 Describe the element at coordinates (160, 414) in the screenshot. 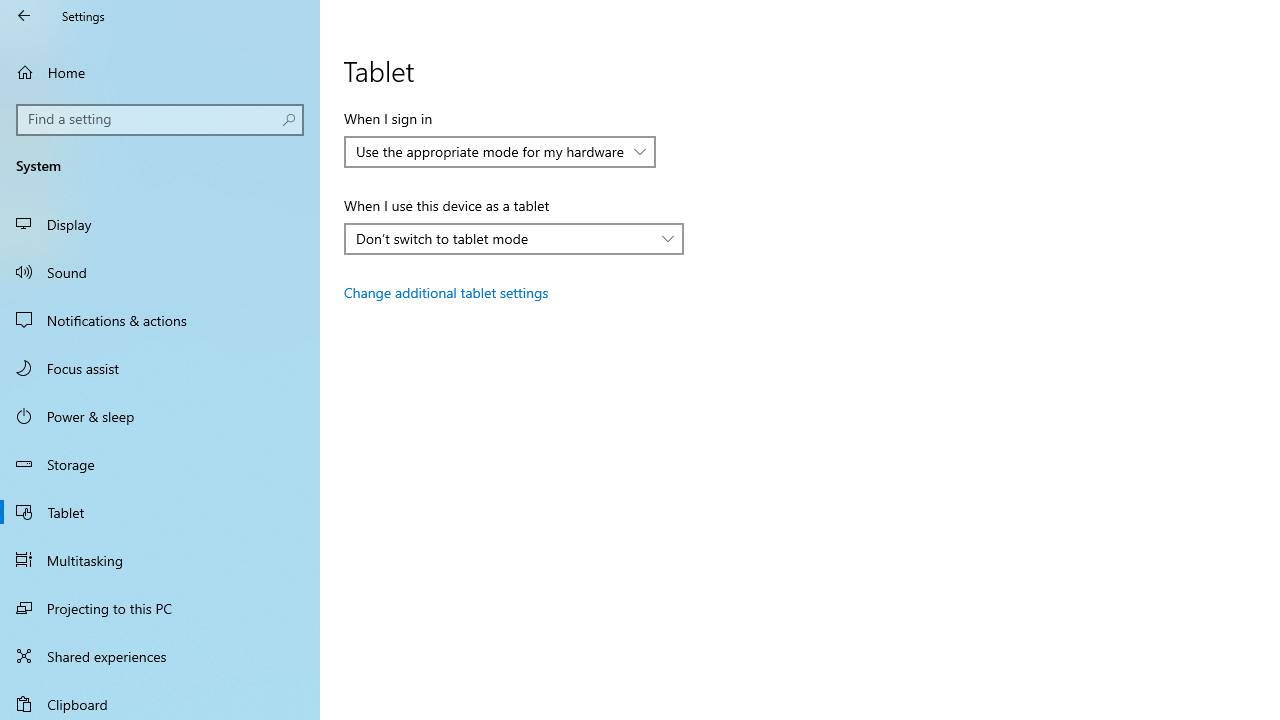

I see `'Power & sleep'` at that location.